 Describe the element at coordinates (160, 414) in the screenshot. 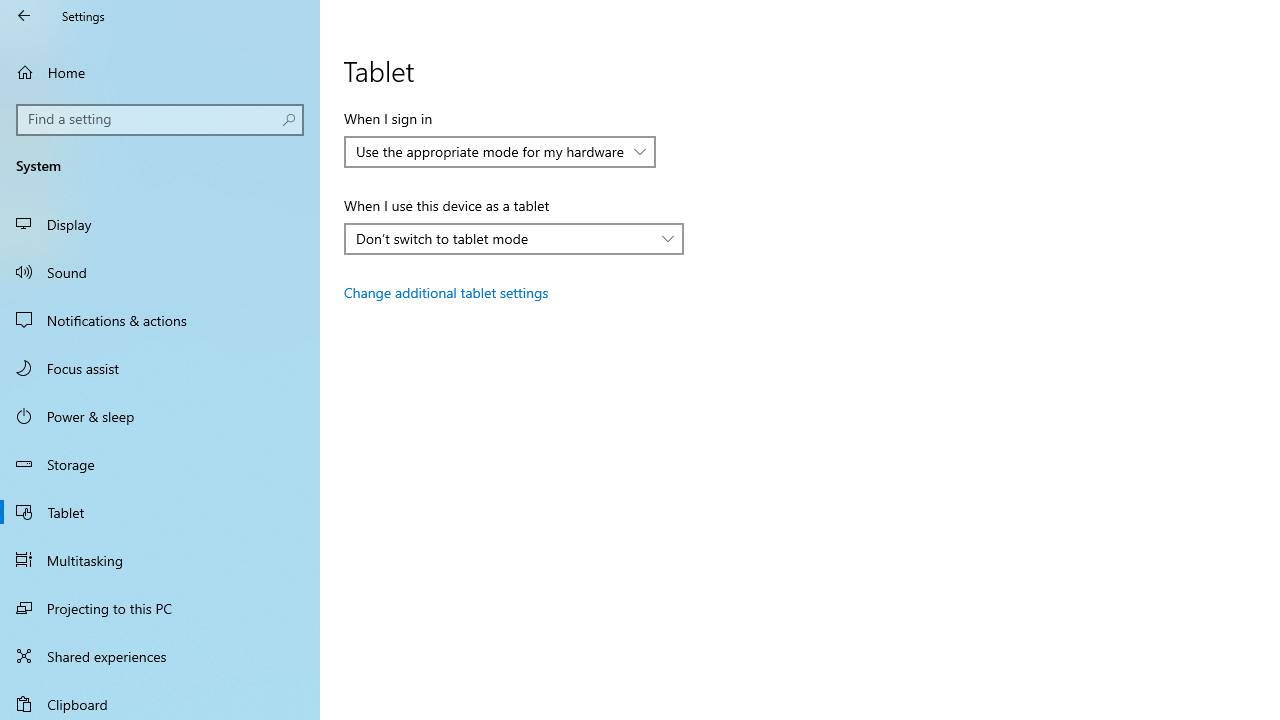

I see `'Power & sleep'` at that location.